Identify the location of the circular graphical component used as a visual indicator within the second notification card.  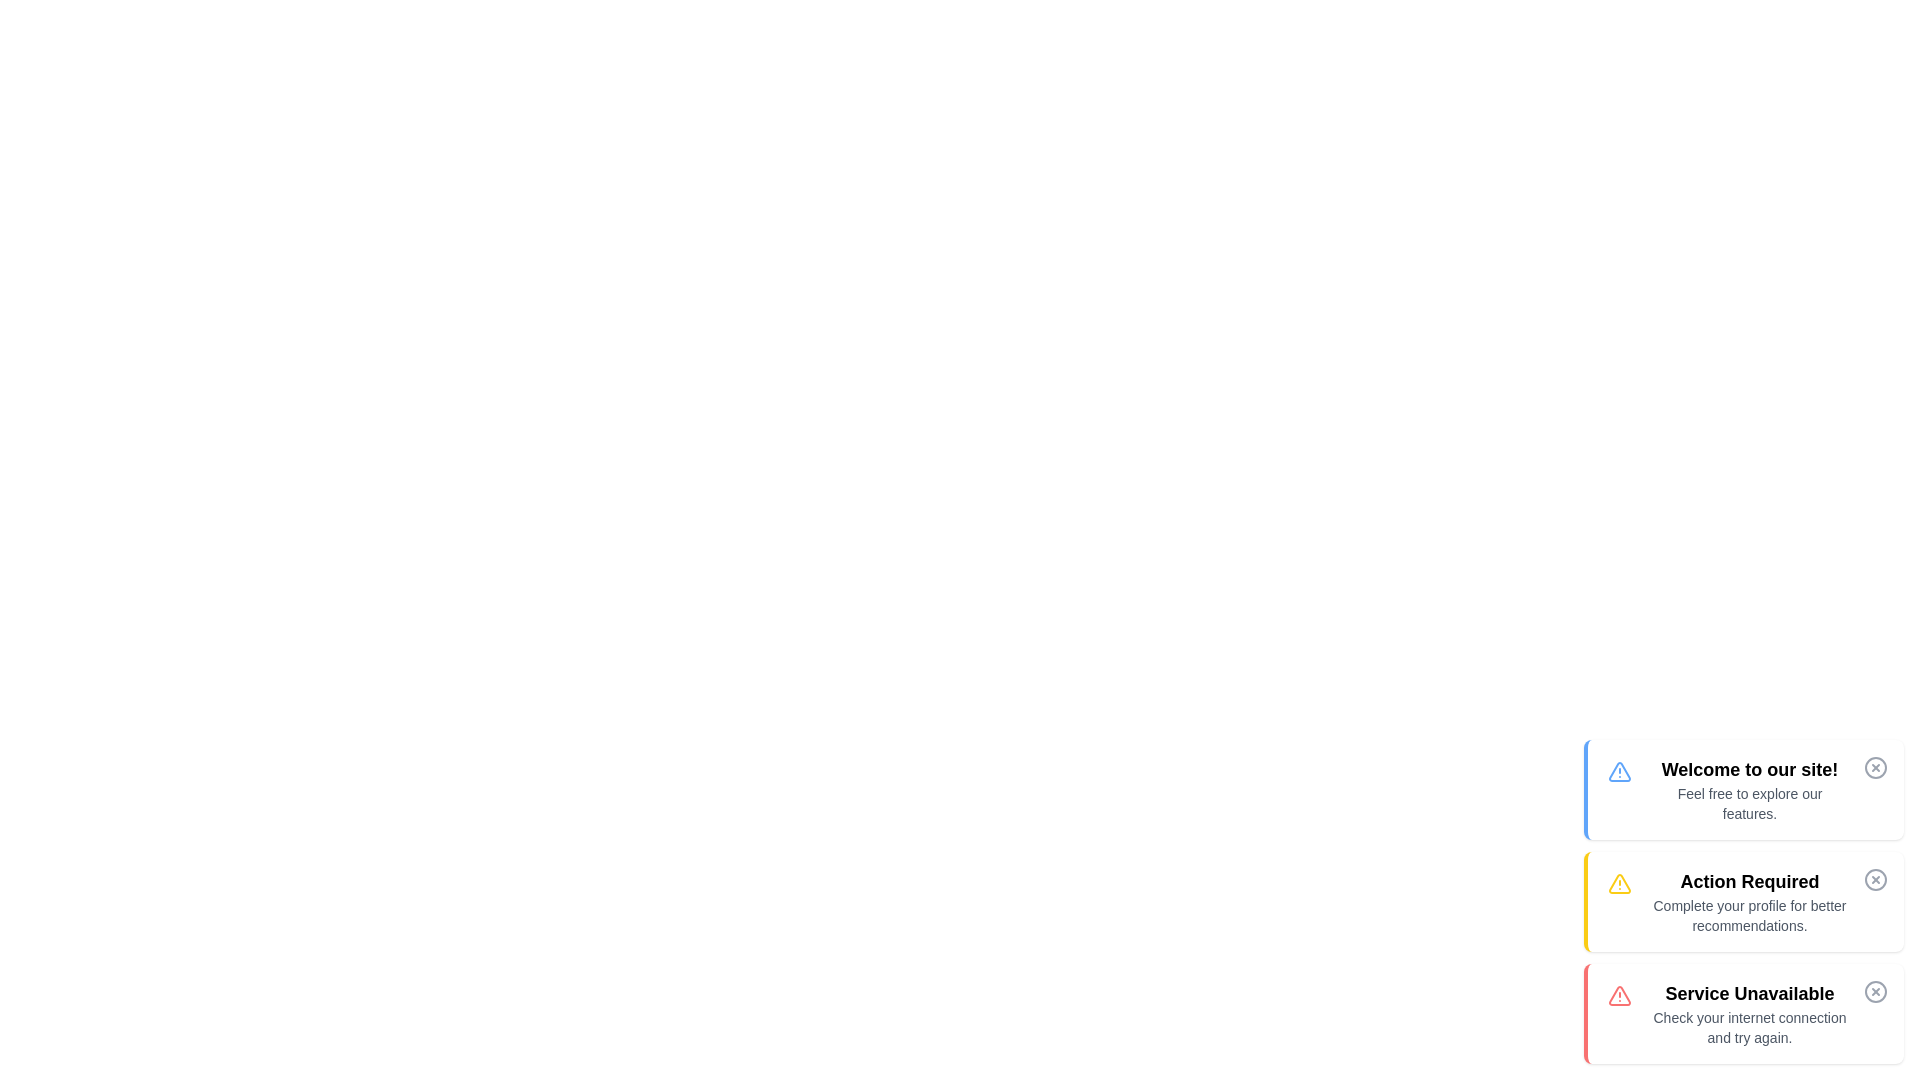
(1875, 878).